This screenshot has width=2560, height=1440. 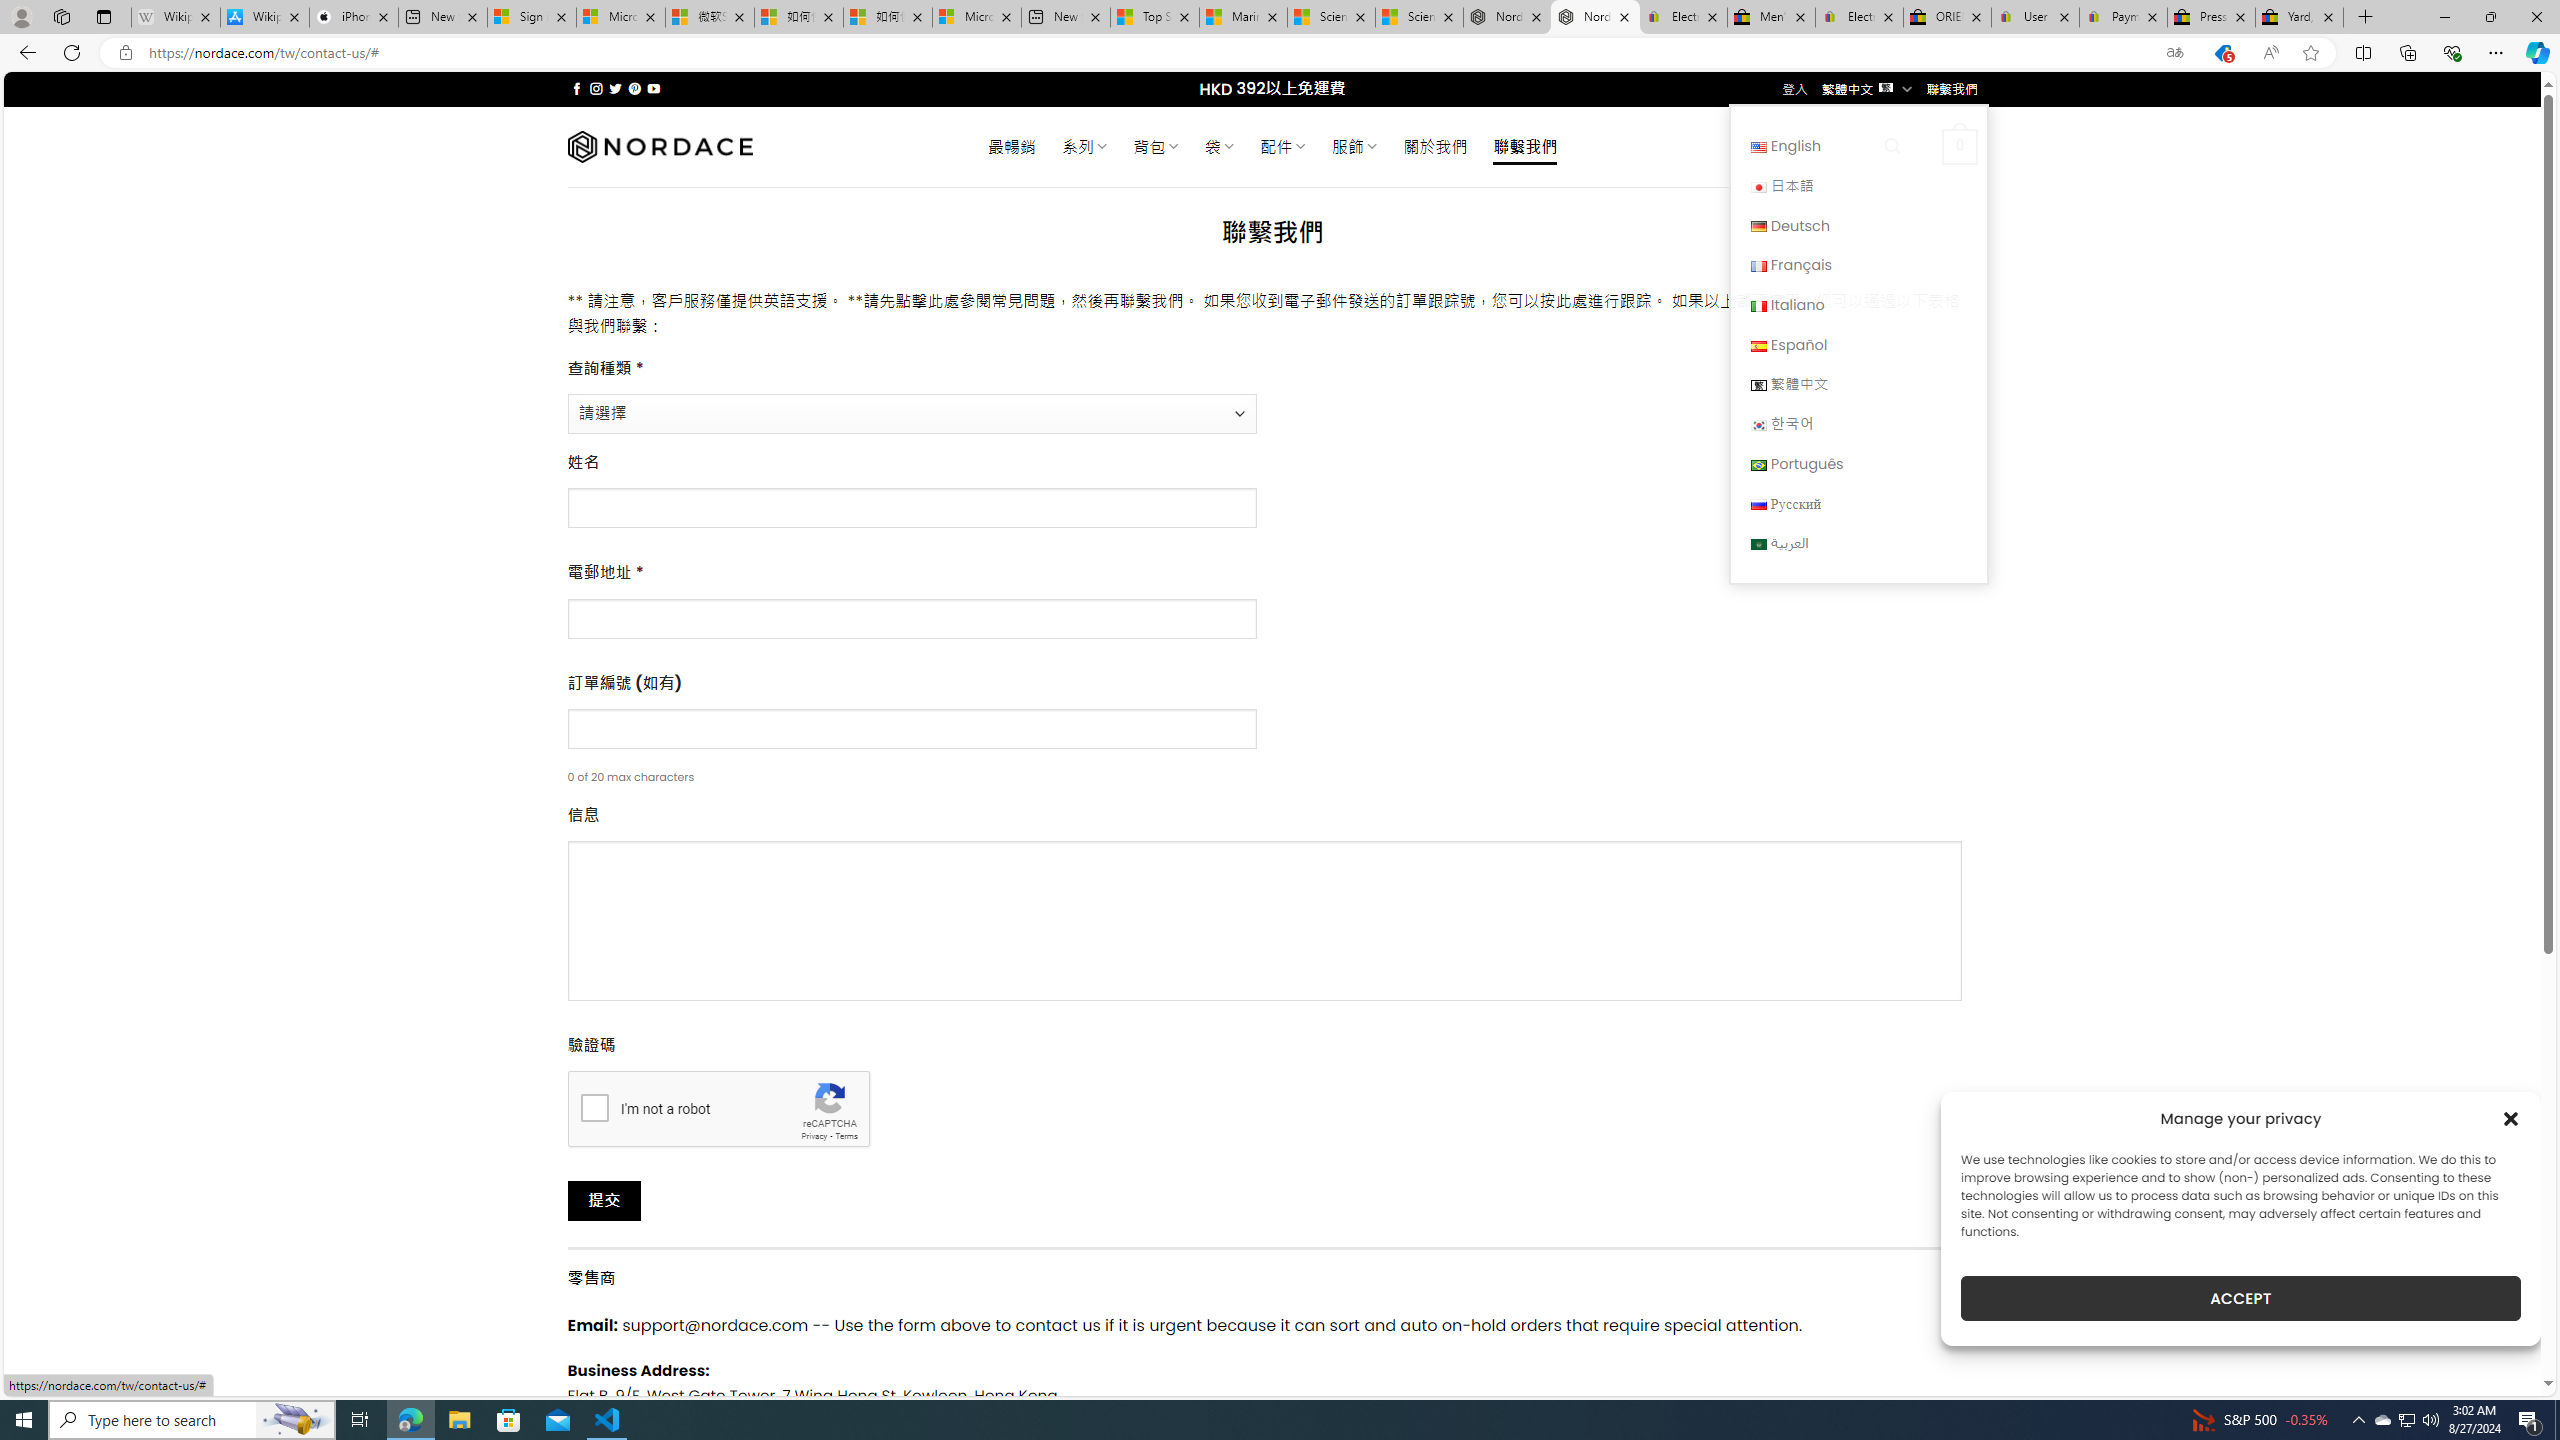 I want to click on 'Follow on Facebook', so click(x=576, y=88).